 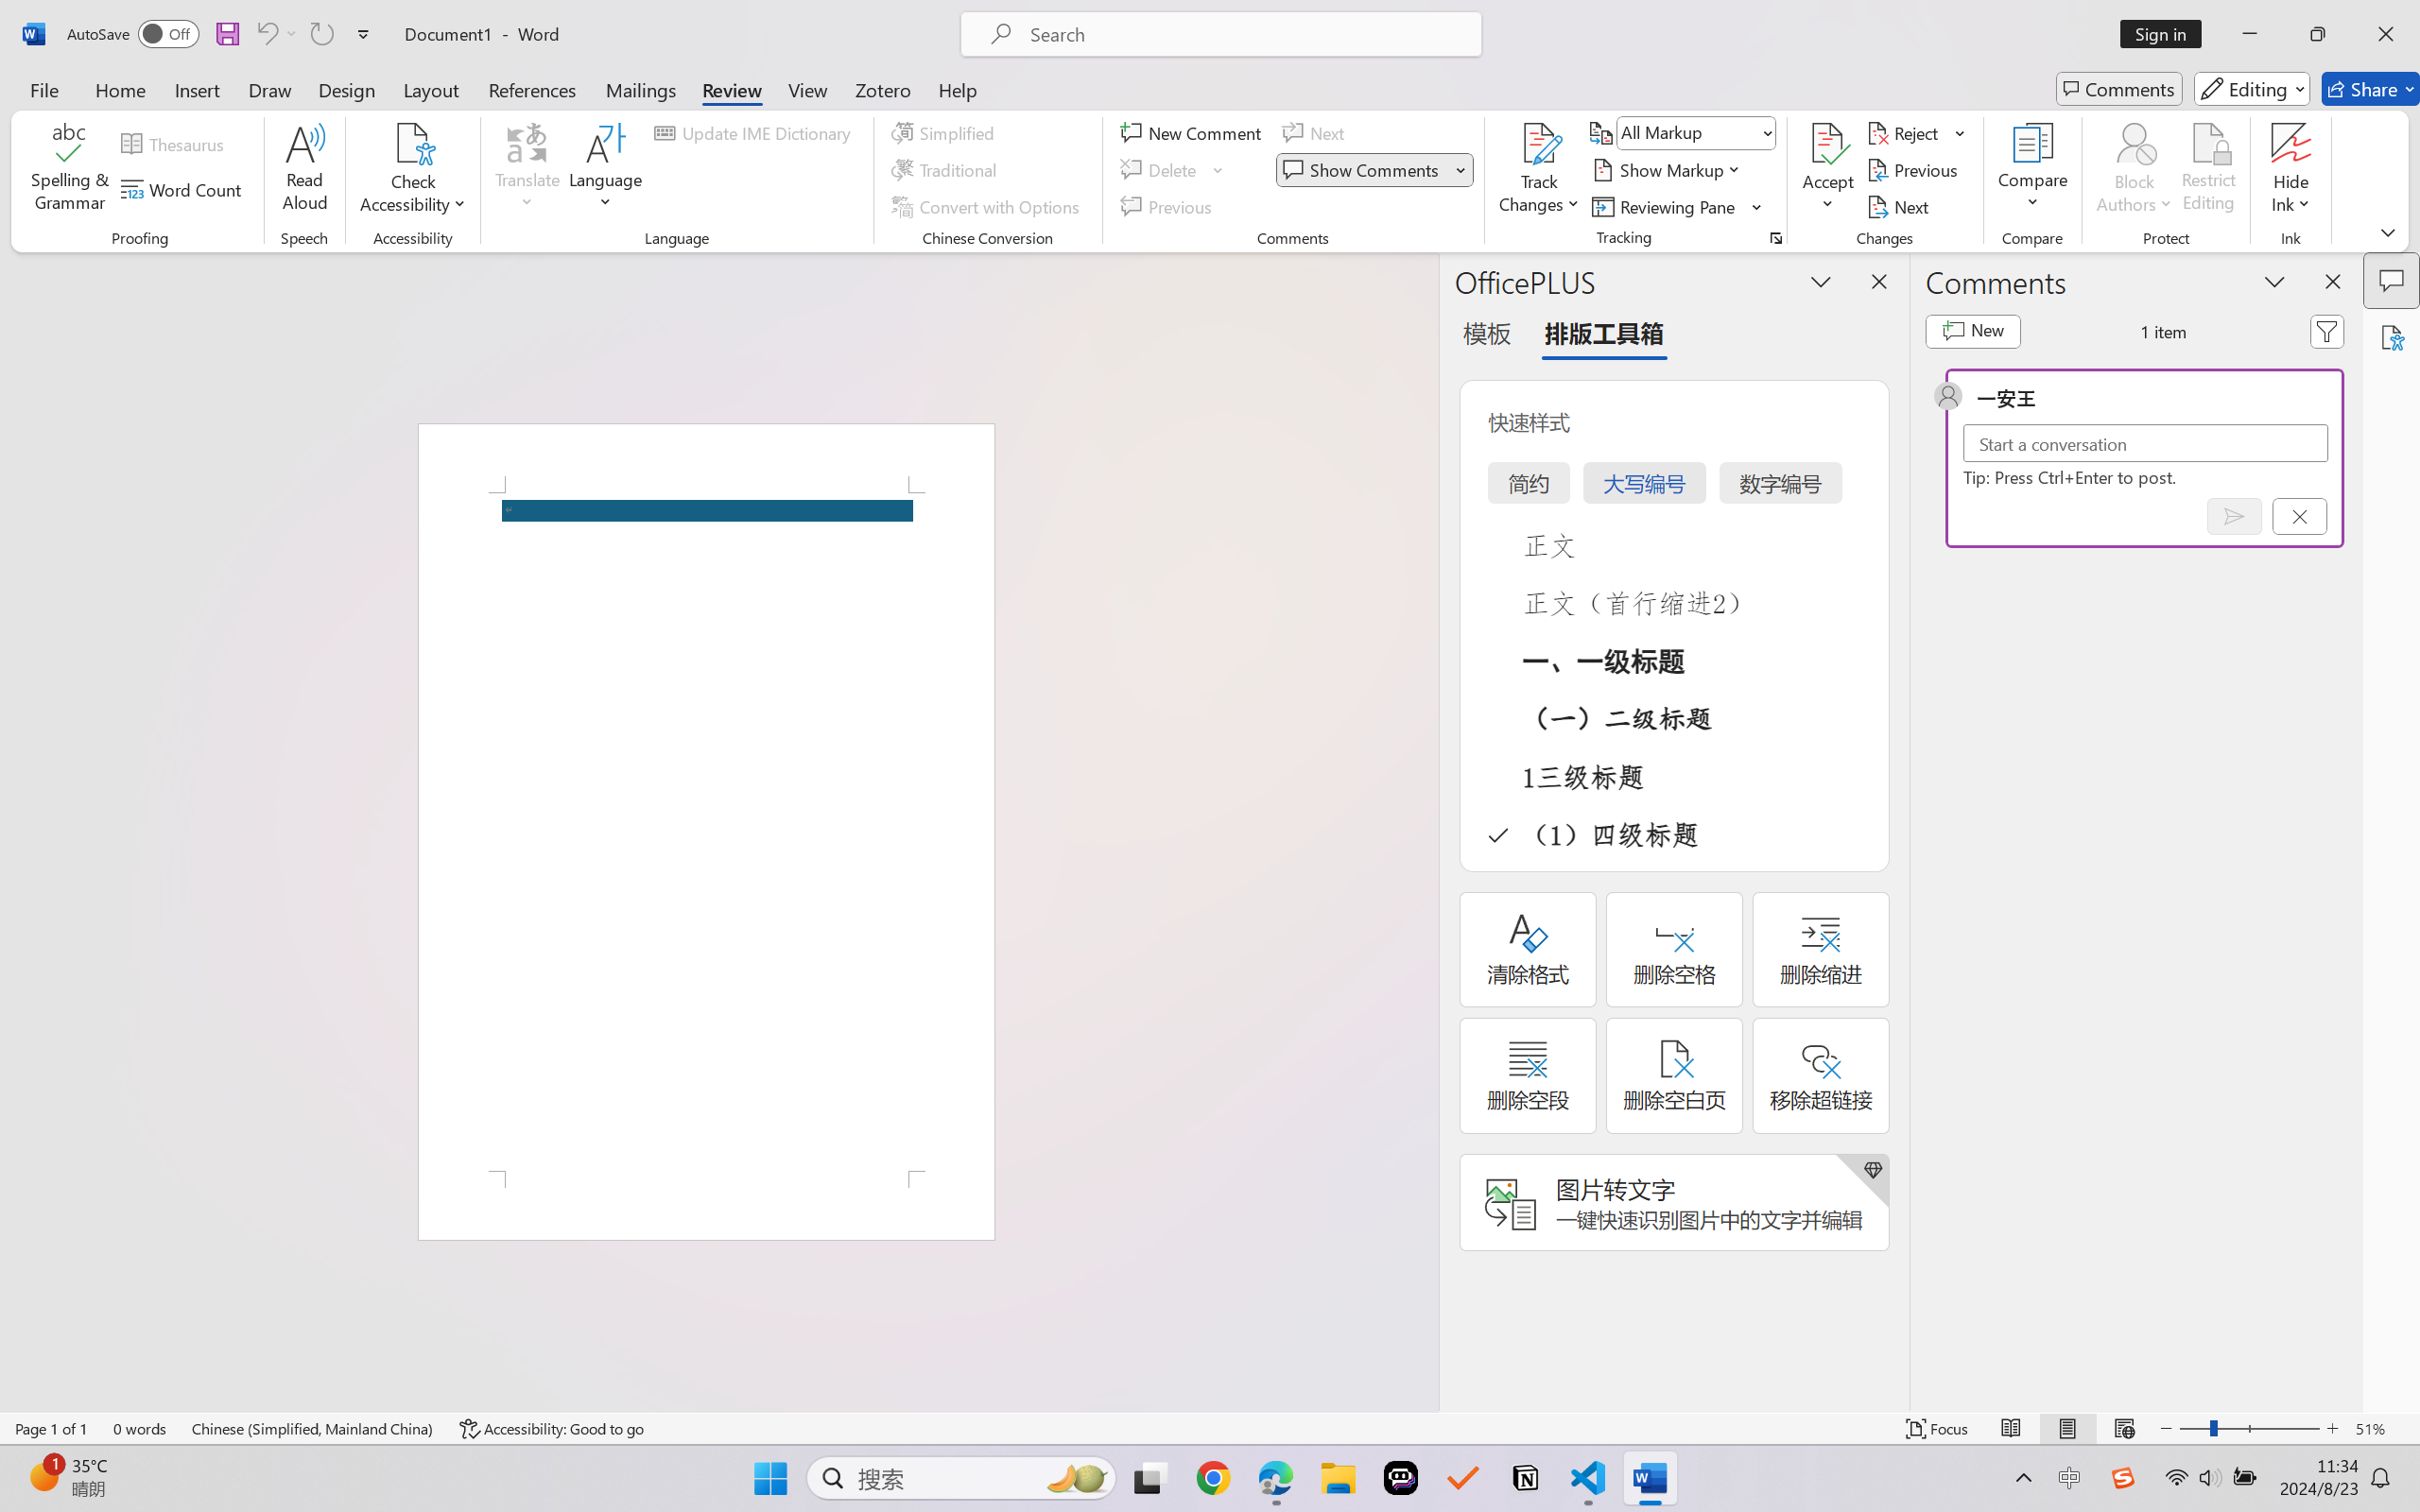 I want to click on 'Restrict Editing', so click(x=2207, y=170).